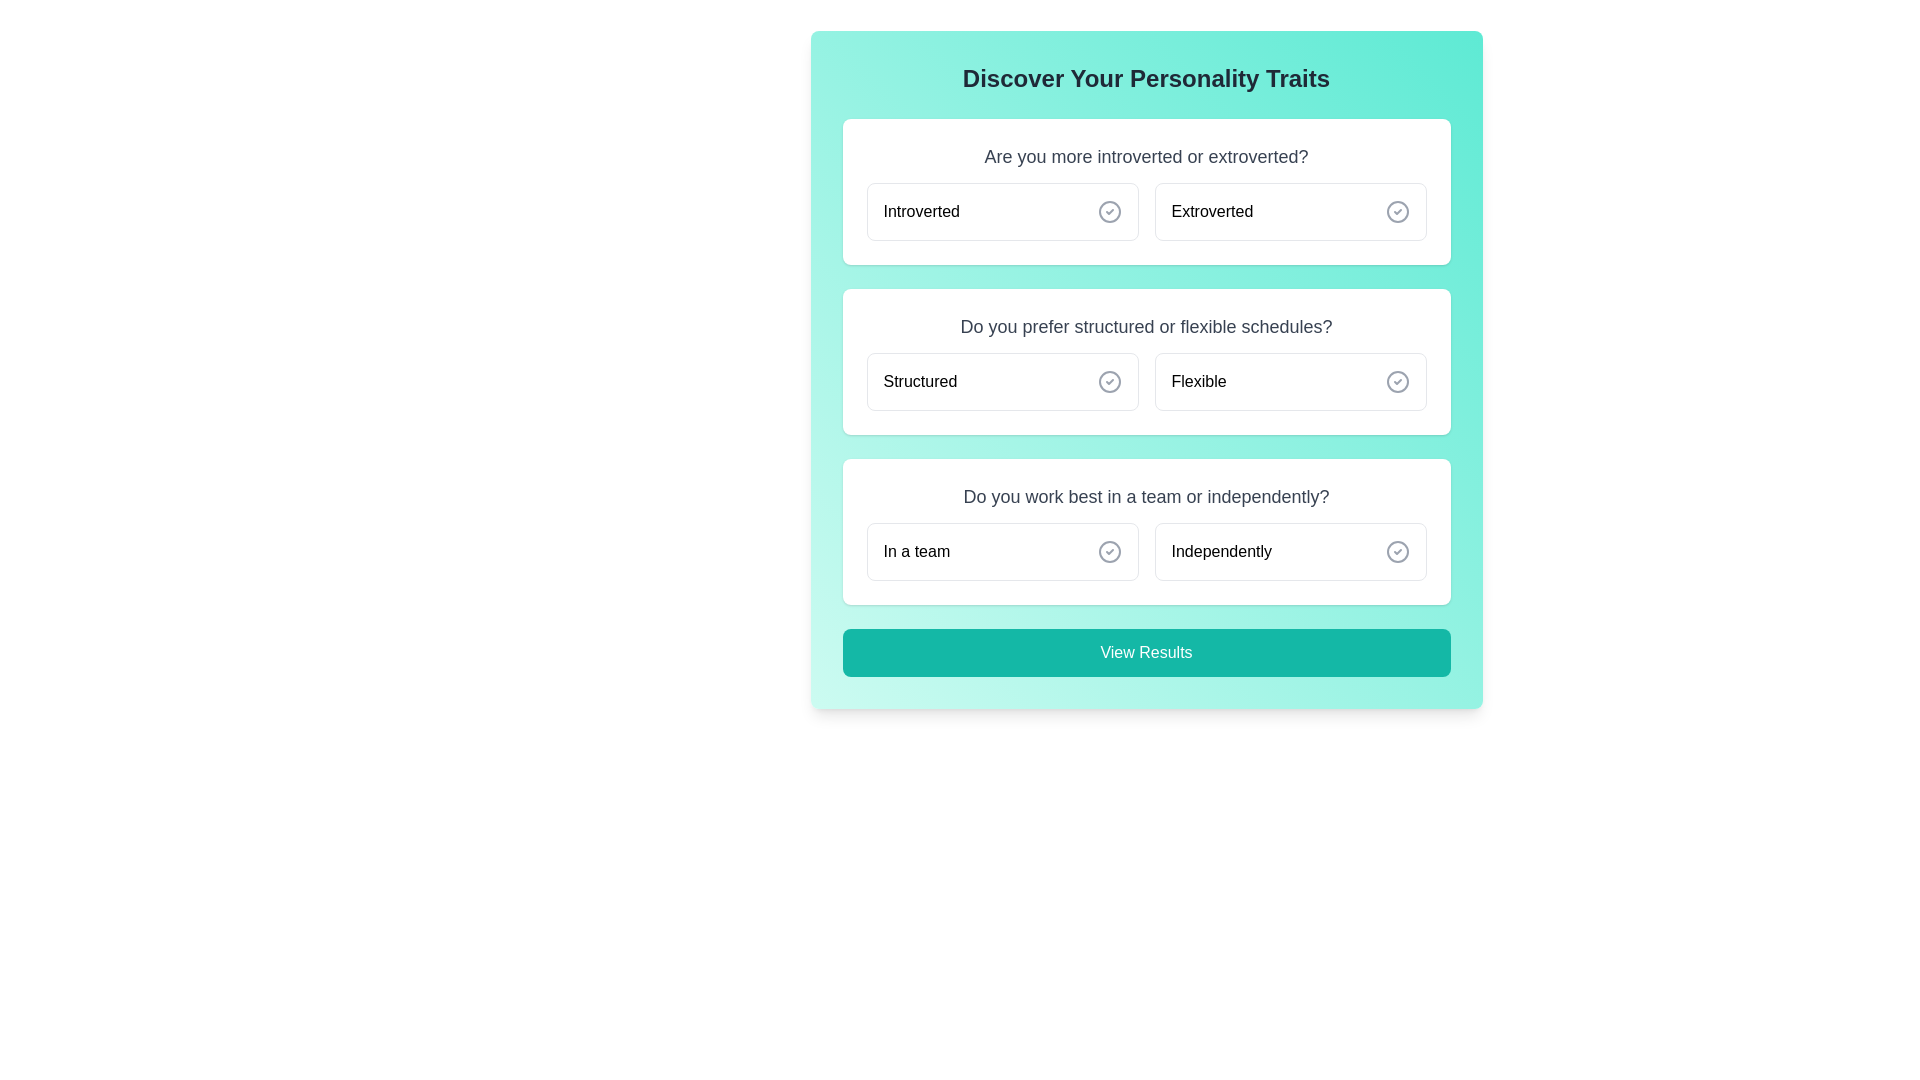 The image size is (1920, 1080). I want to click on the 'Flexible' label located to the right of 'Structured' in the 'Discover Your Personality Traits' section, so click(1199, 381).